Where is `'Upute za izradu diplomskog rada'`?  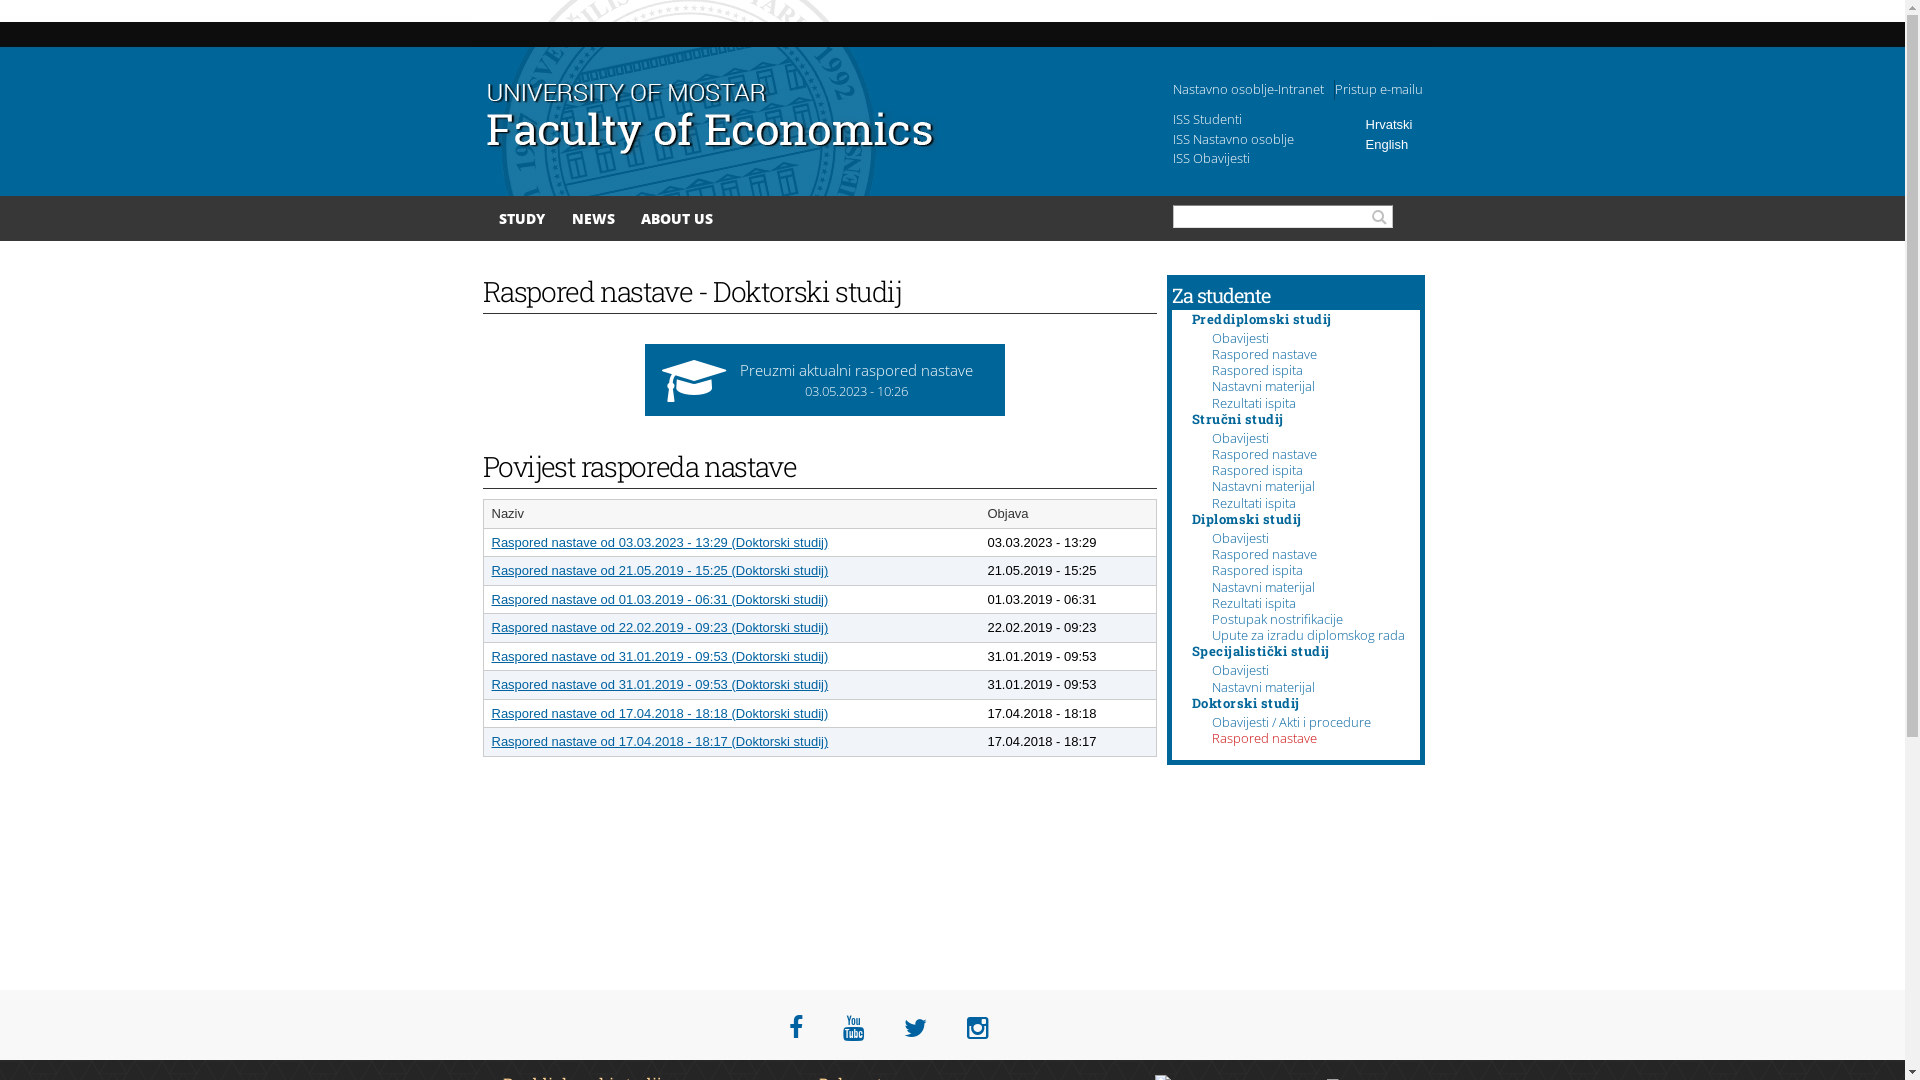
'Upute za izradu diplomskog rada' is located at coordinates (1210, 635).